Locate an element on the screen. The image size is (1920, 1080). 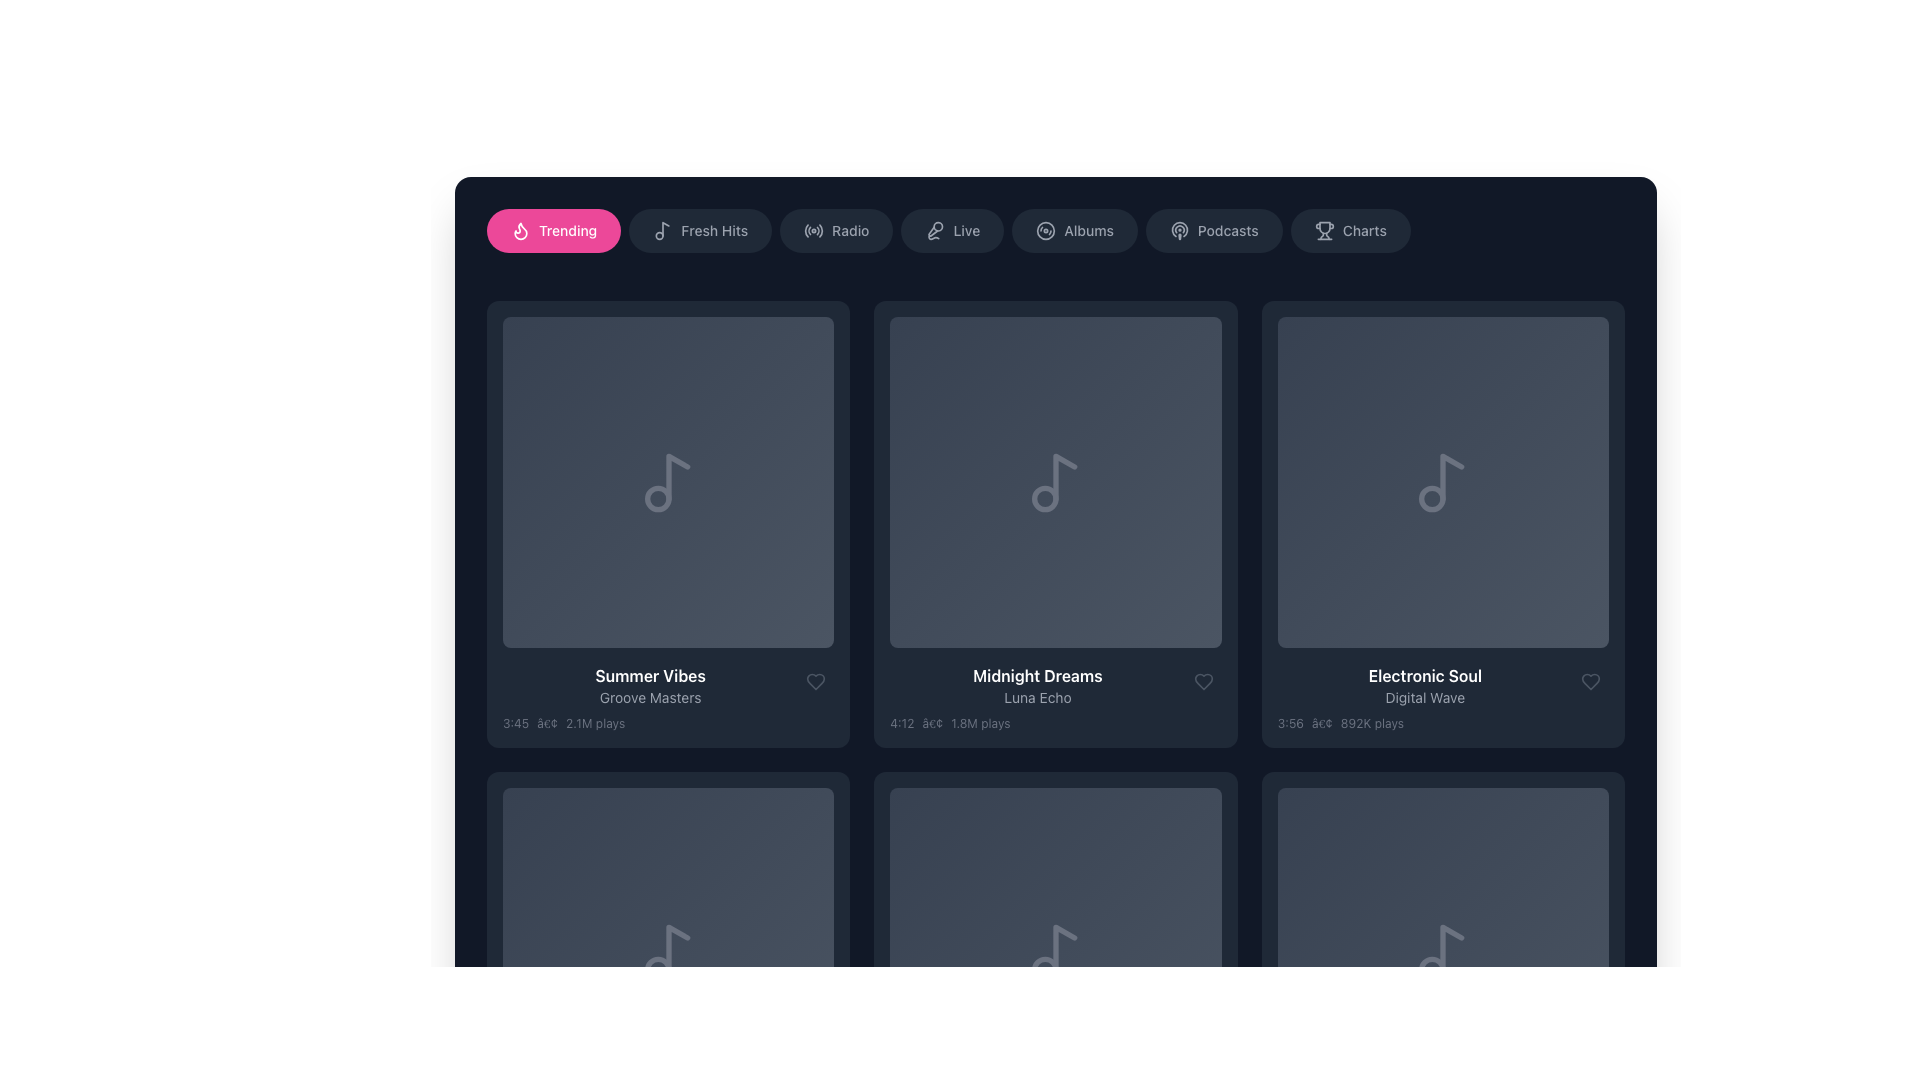
the central audio/music icon located in the first tile beneath the 'Trending' navigation tab, above the text 'Summer Vibes' is located at coordinates (668, 482).